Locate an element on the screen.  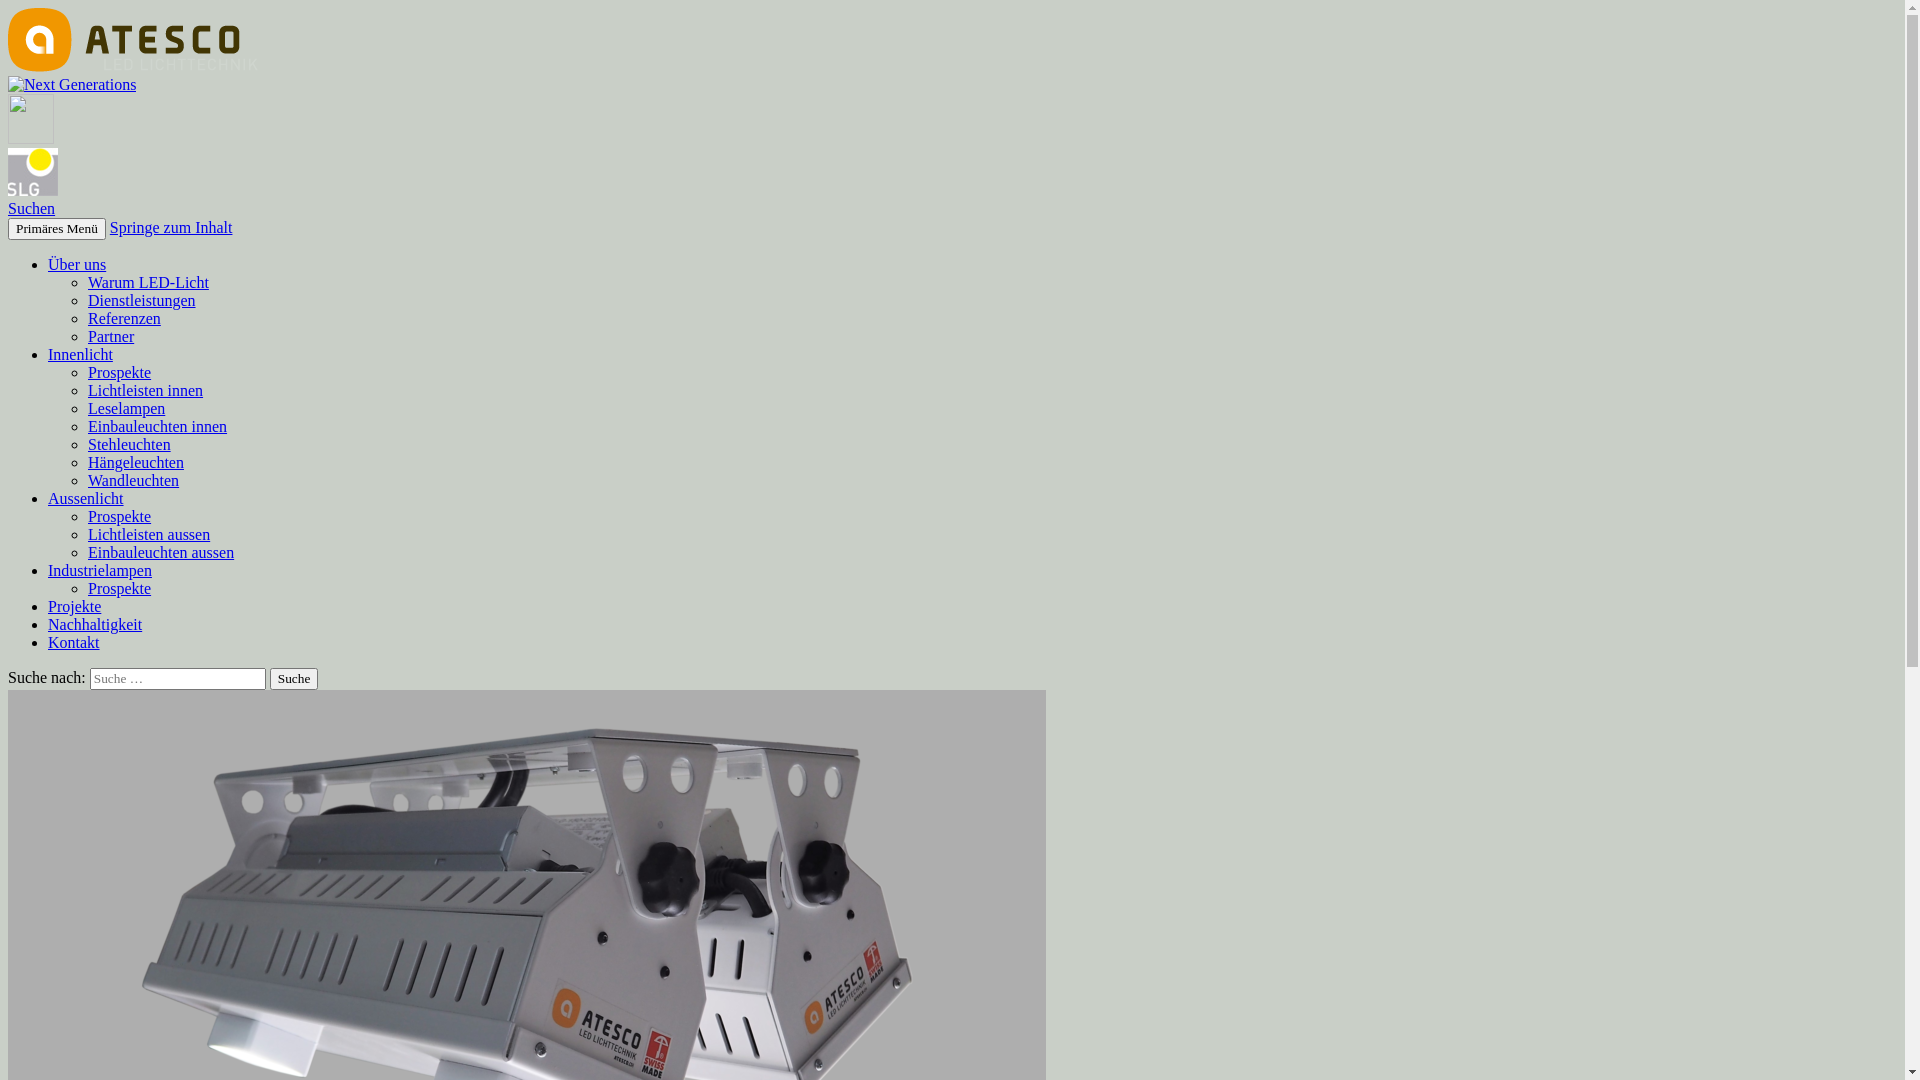
'Wandleuchten' is located at coordinates (132, 480).